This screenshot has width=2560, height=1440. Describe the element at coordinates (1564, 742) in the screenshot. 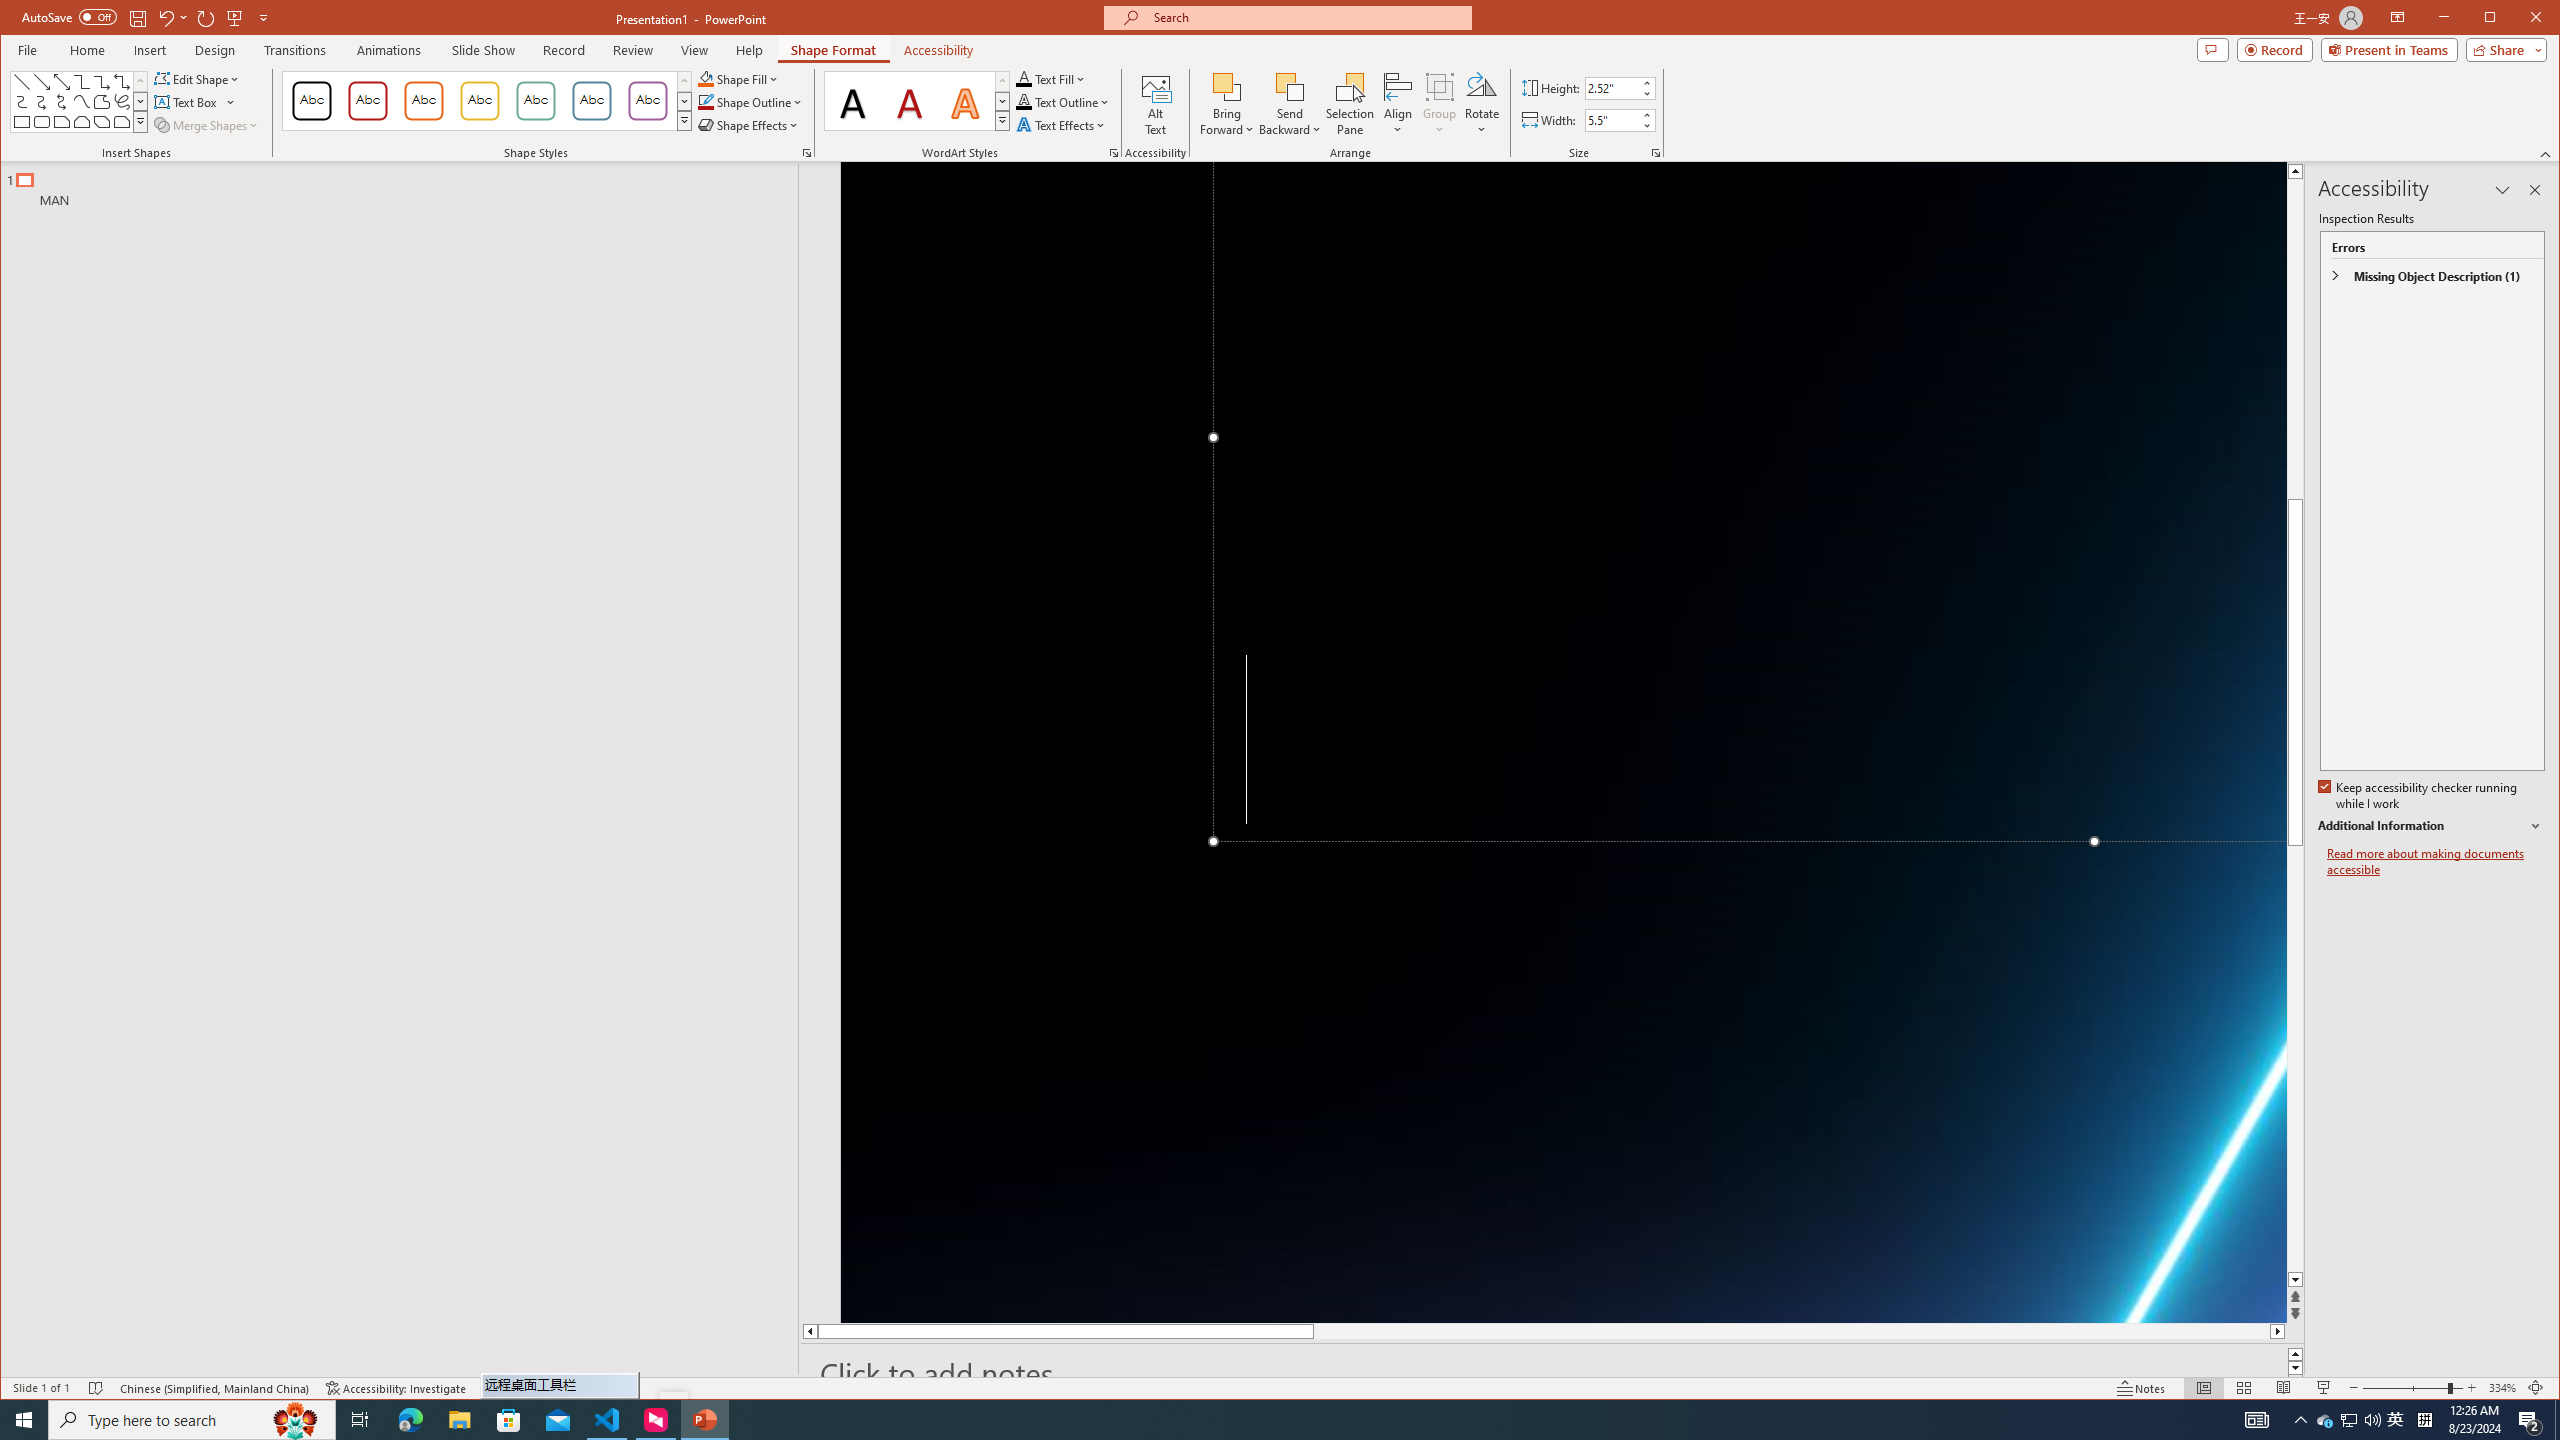

I see `'Neon laser lights aligned to form a triangle'` at that location.